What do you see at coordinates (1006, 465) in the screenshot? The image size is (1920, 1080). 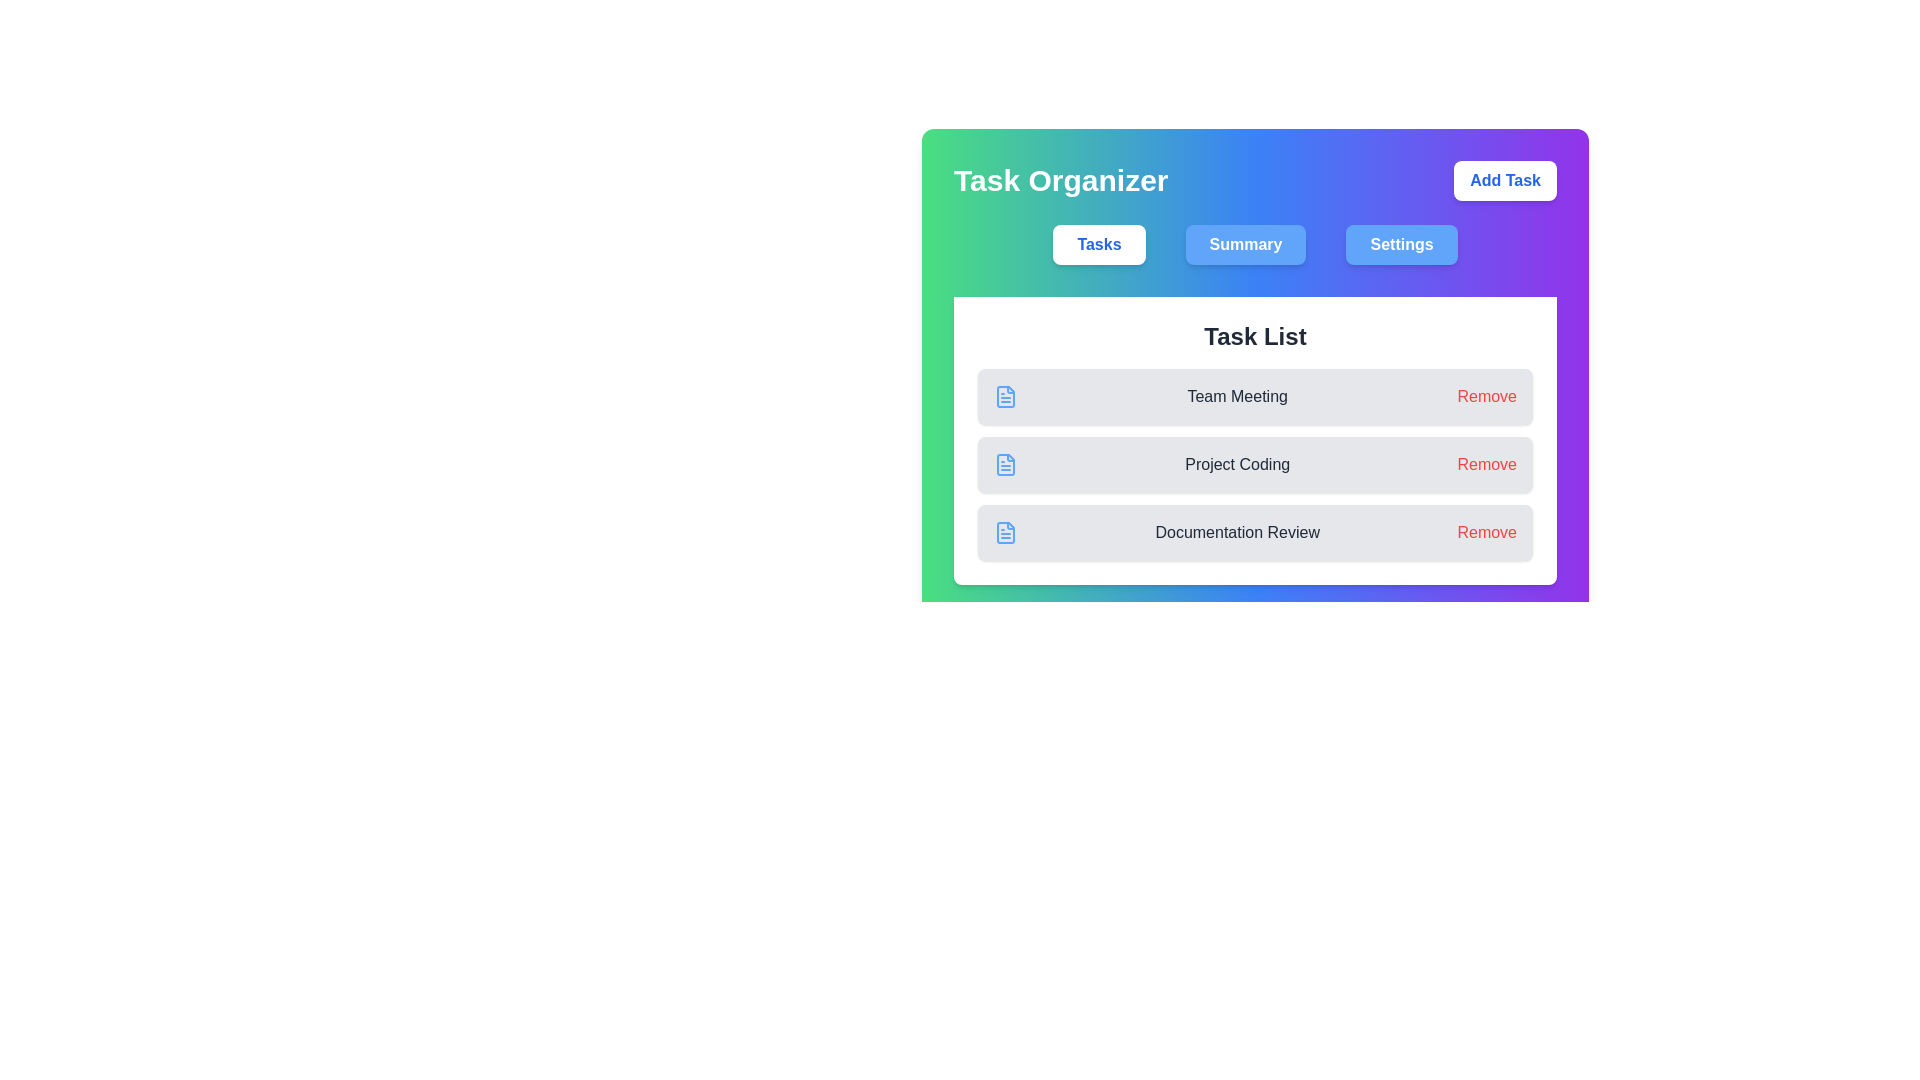 I see `the blue document file icon located in the 'Task List' section, which is the second icon from the top adjacent to the 'Project Coding' text label` at bounding box center [1006, 465].